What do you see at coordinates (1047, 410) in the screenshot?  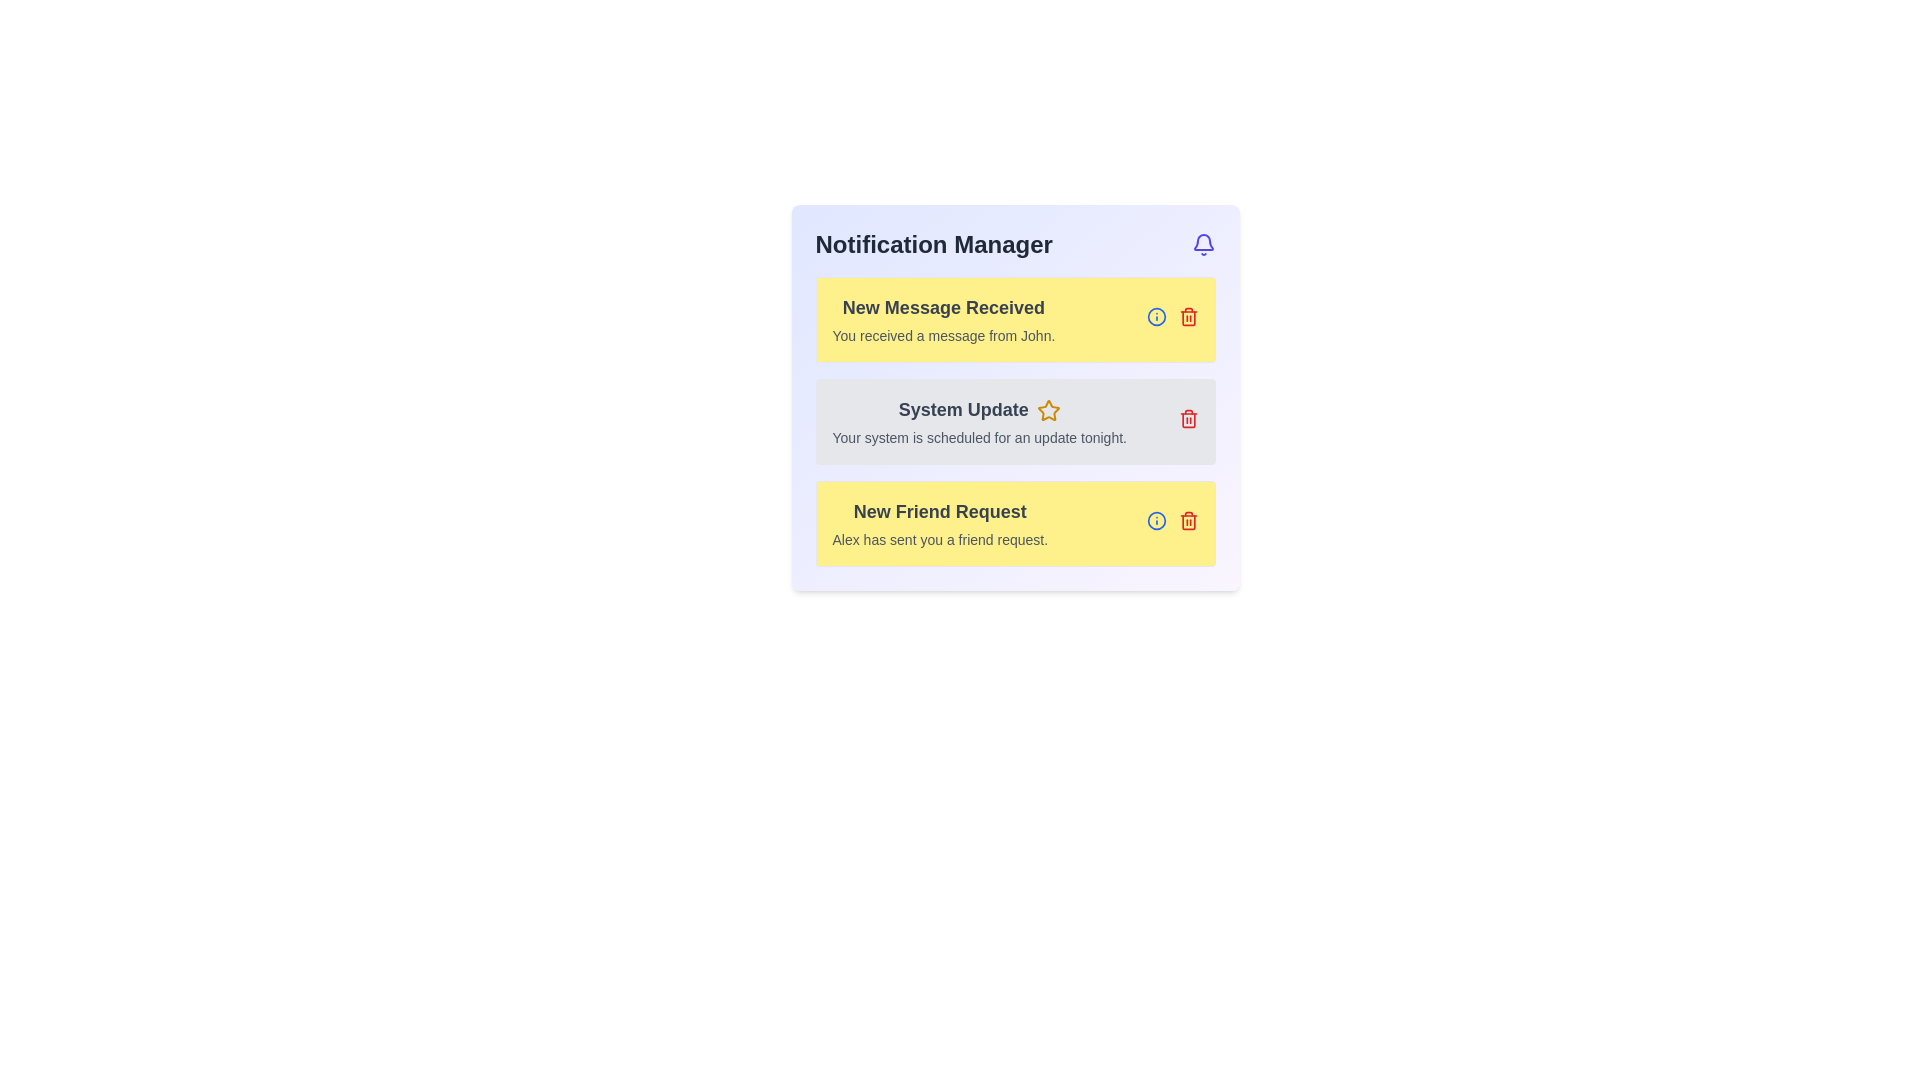 I see `the star-shaped yellow icon located to the right of the 'System Update' text in the middle notification element of the notification interface` at bounding box center [1047, 410].